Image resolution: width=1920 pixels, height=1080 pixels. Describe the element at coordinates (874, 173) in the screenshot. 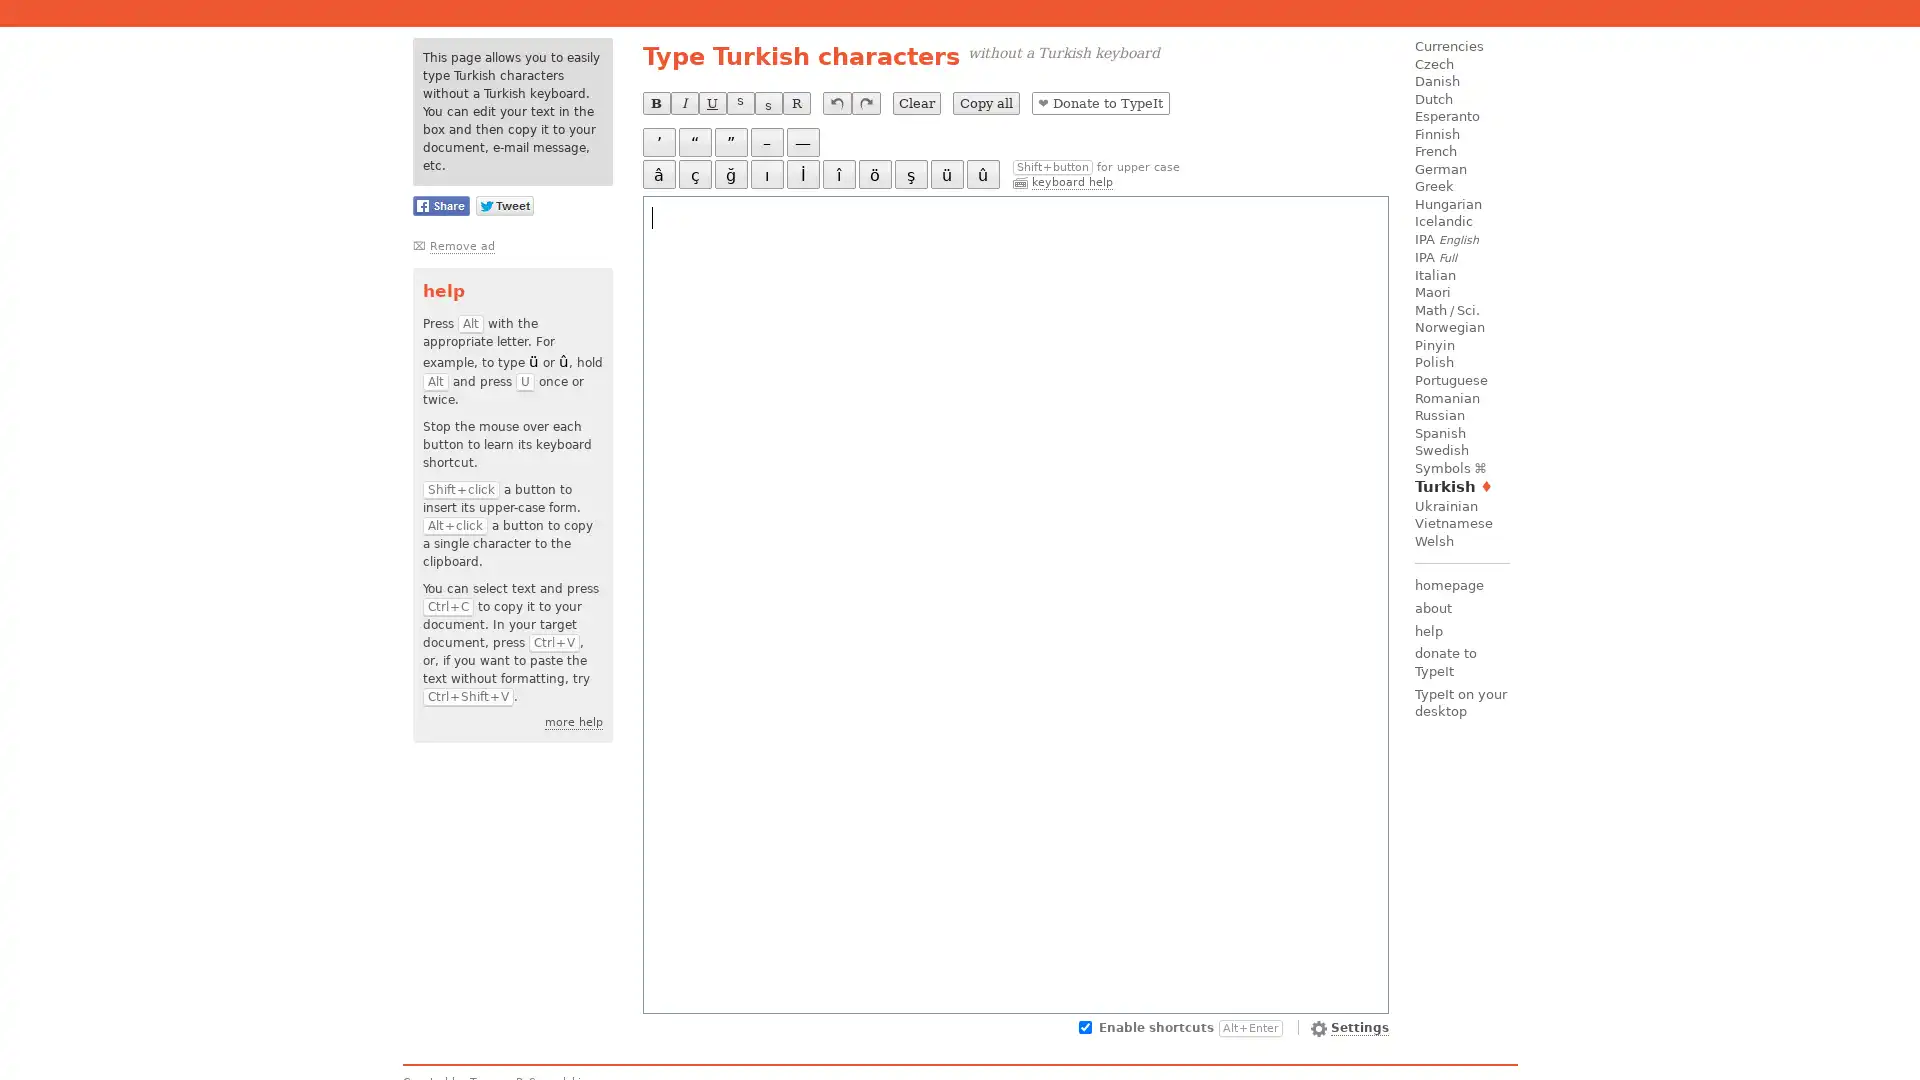

I see `o` at that location.